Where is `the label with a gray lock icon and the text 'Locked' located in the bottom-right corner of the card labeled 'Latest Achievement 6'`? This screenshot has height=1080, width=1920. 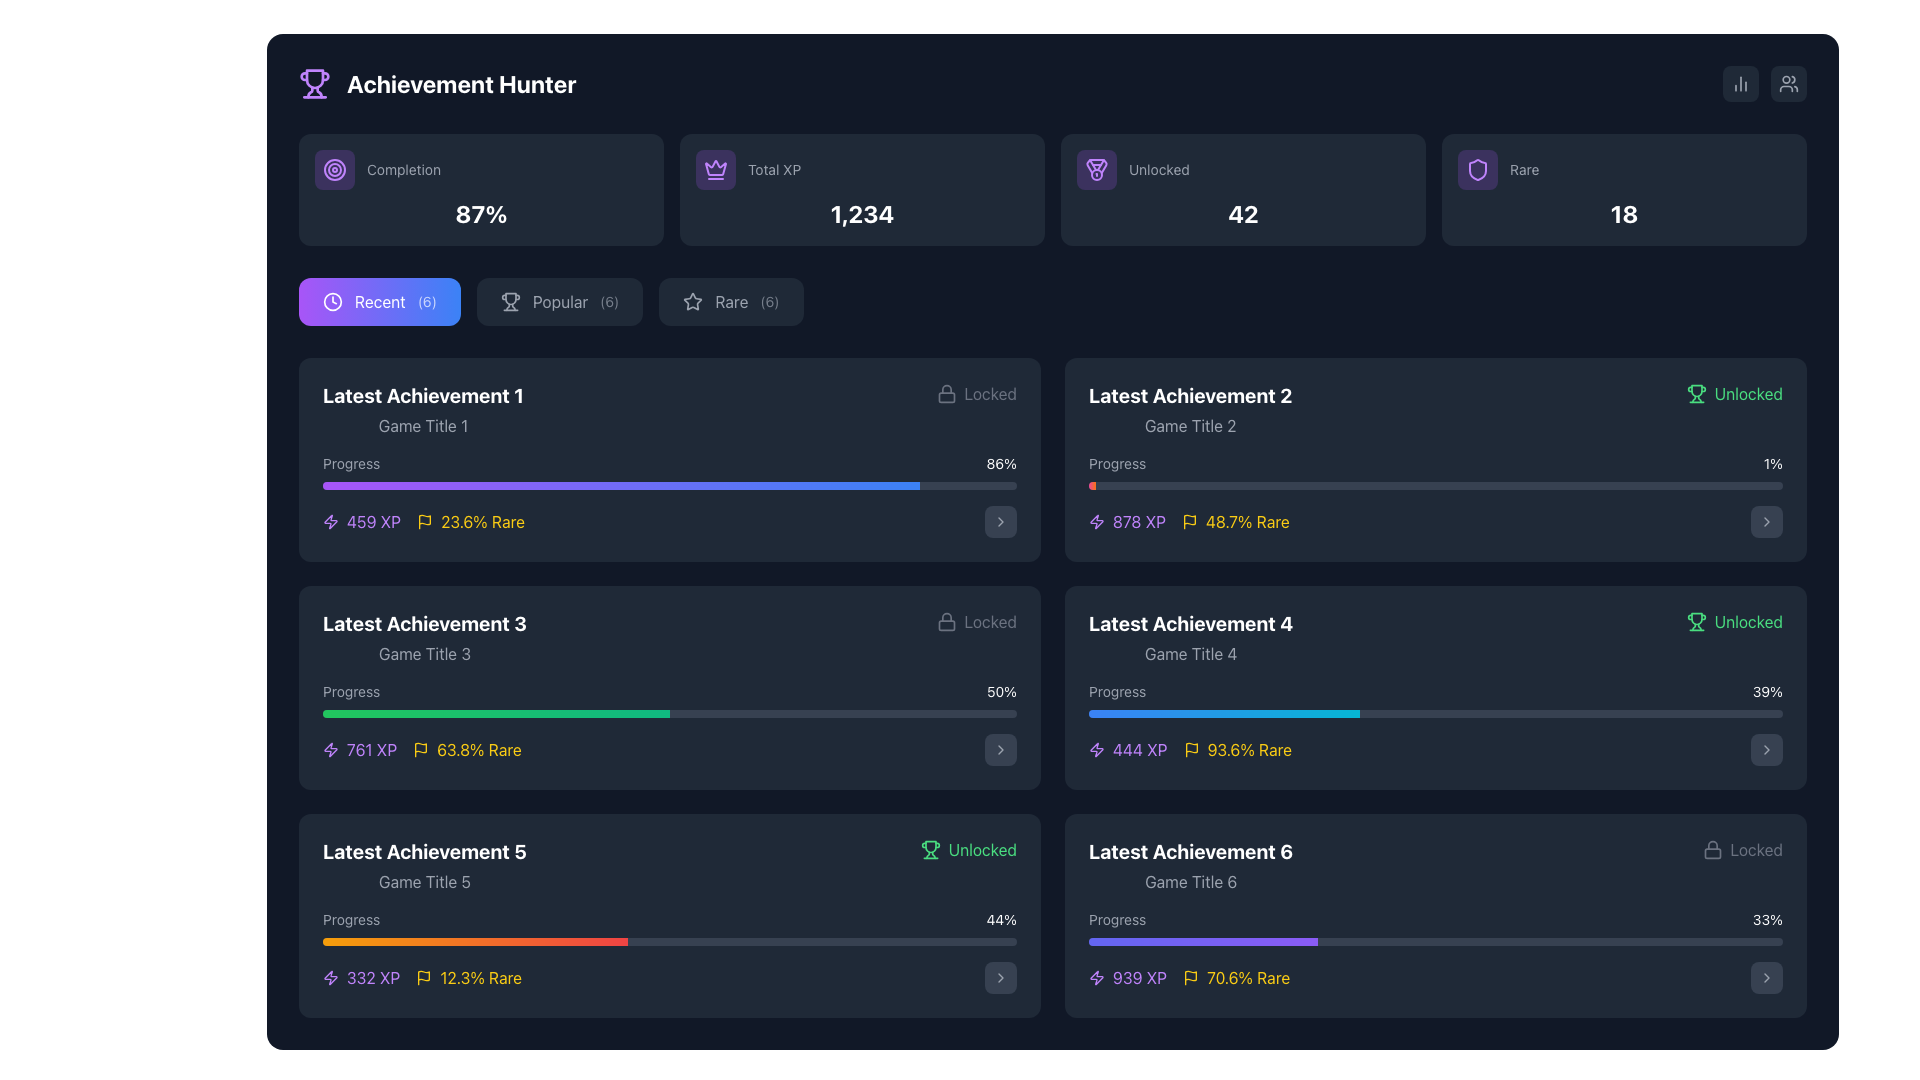
the label with a gray lock icon and the text 'Locked' located in the bottom-right corner of the card labeled 'Latest Achievement 6' is located at coordinates (1741, 849).